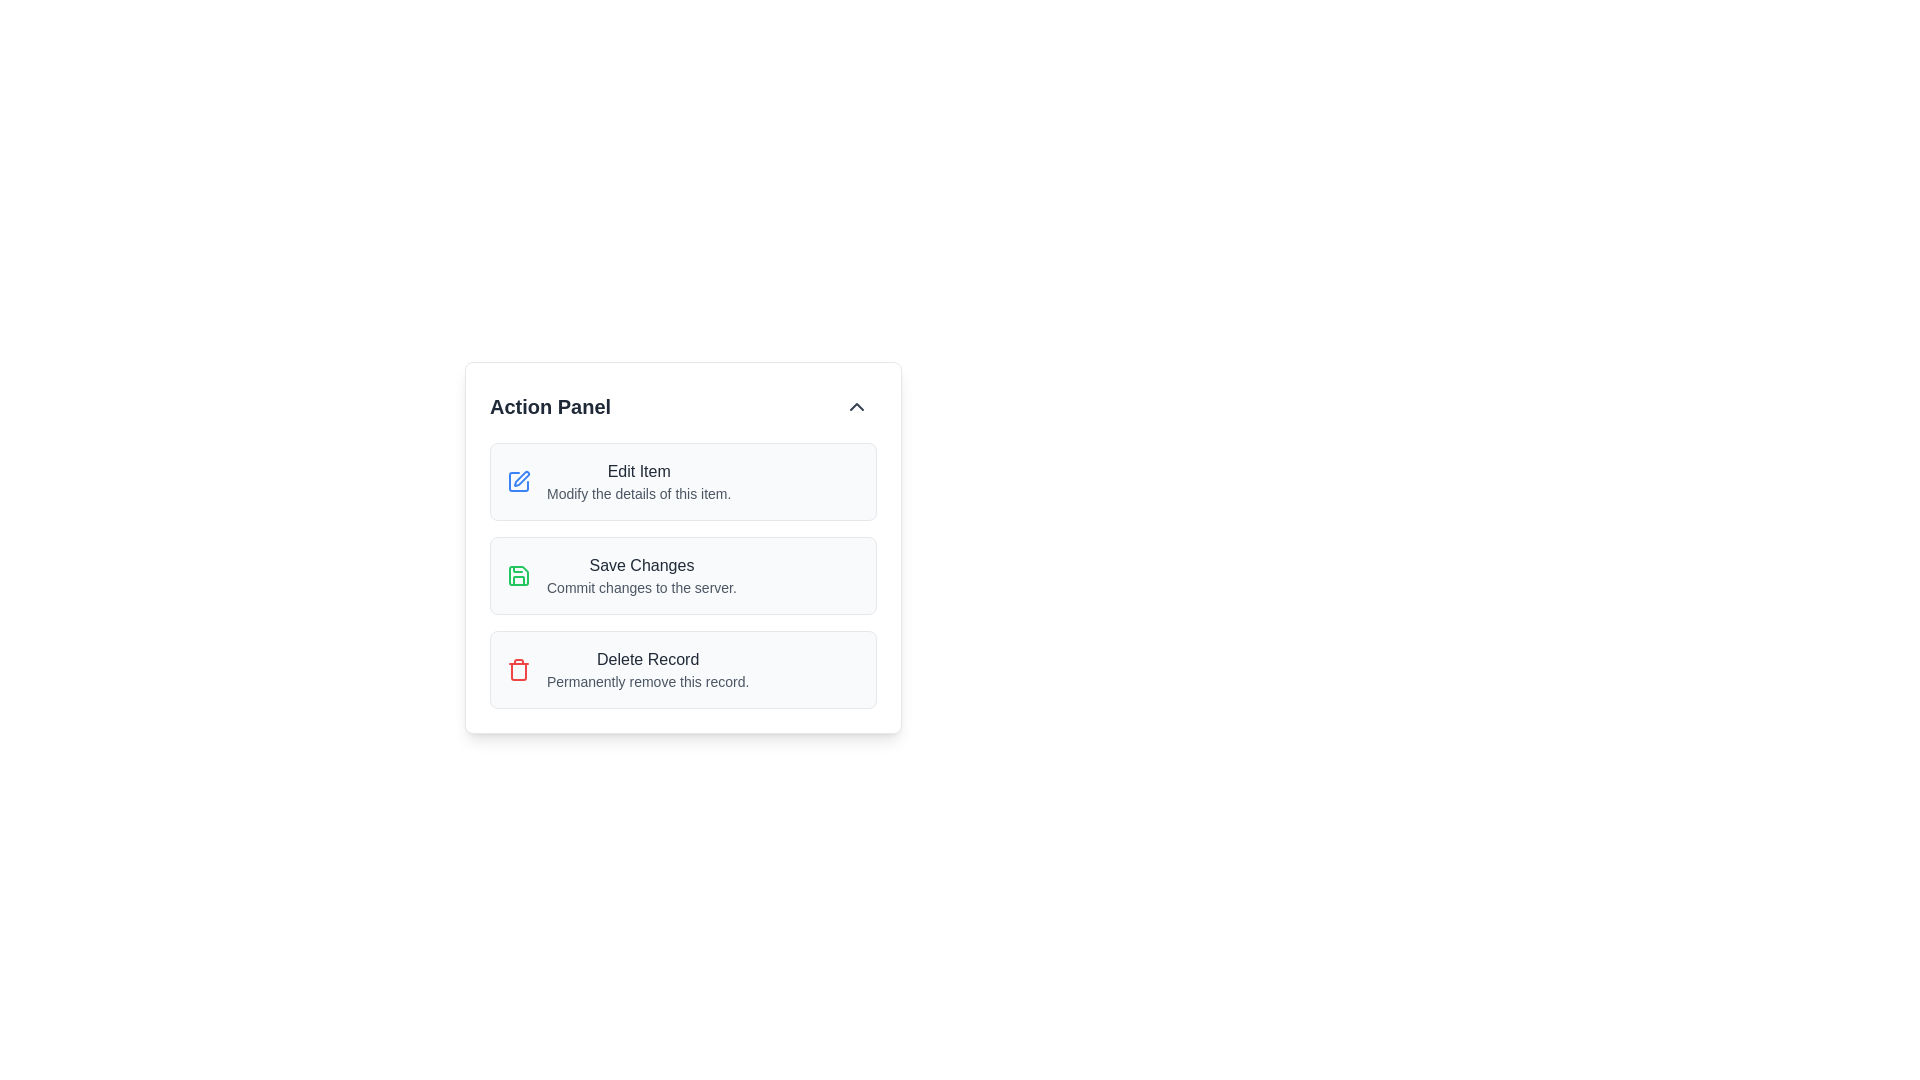  Describe the element at coordinates (518, 670) in the screenshot. I see `the delete action icon located to the left of the 'Delete Record' text in the bottom section of the Action Panel widget` at that location.